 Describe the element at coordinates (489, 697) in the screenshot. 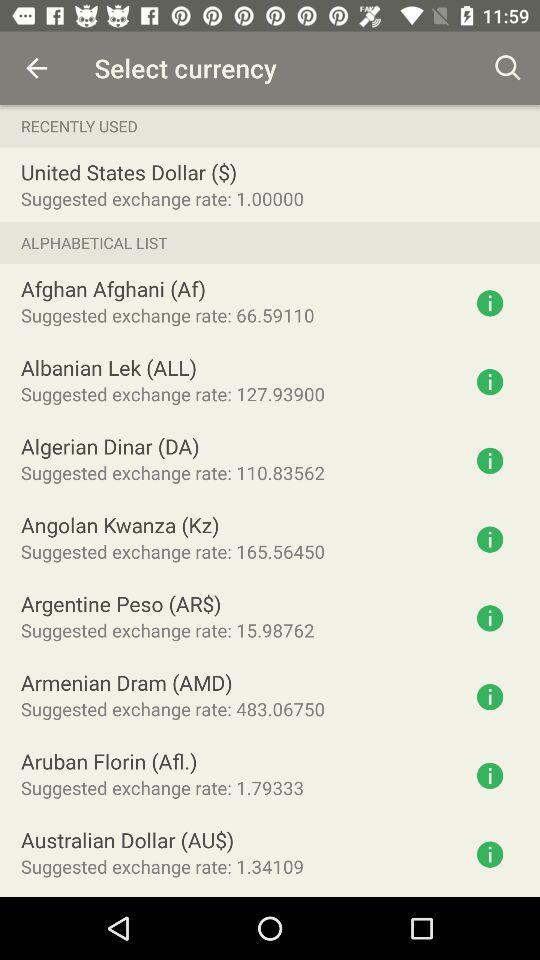

I see `more information` at that location.